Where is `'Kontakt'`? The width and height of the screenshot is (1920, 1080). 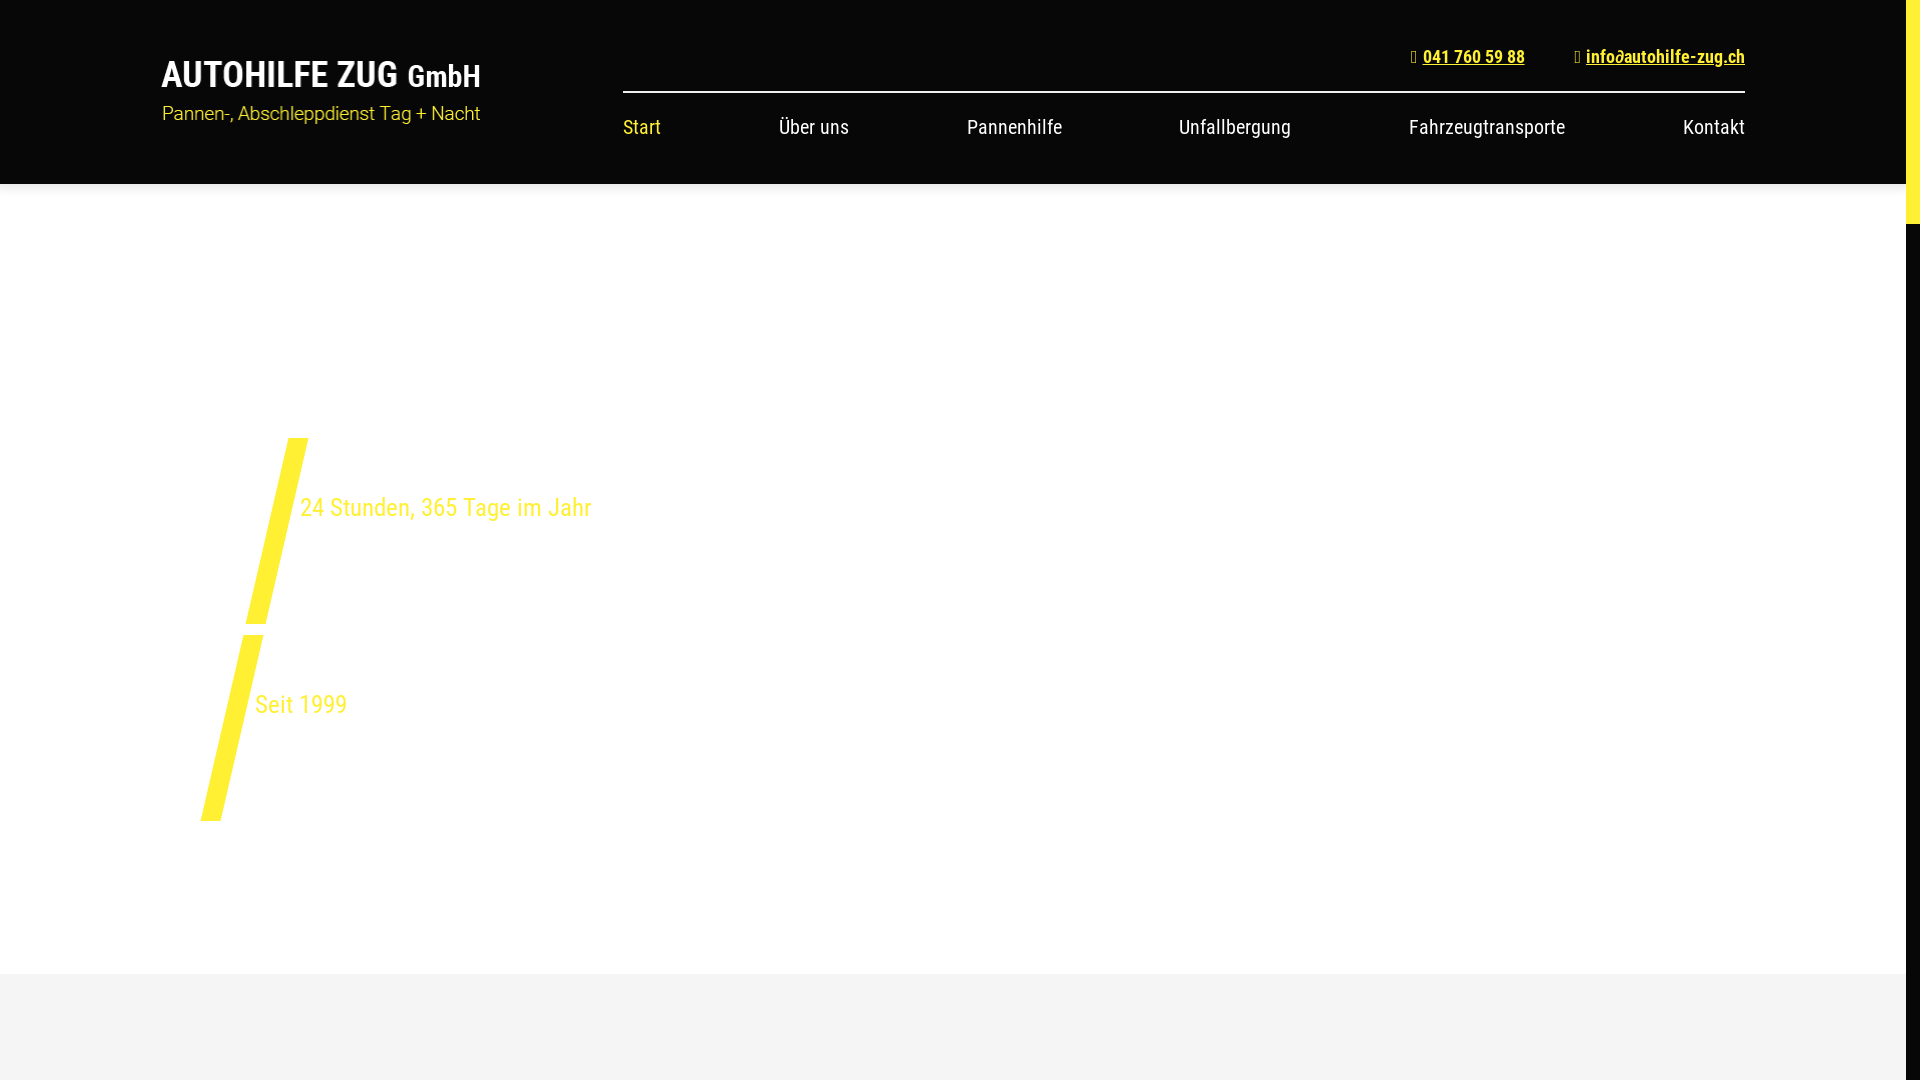
'Kontakt' is located at coordinates (1712, 127).